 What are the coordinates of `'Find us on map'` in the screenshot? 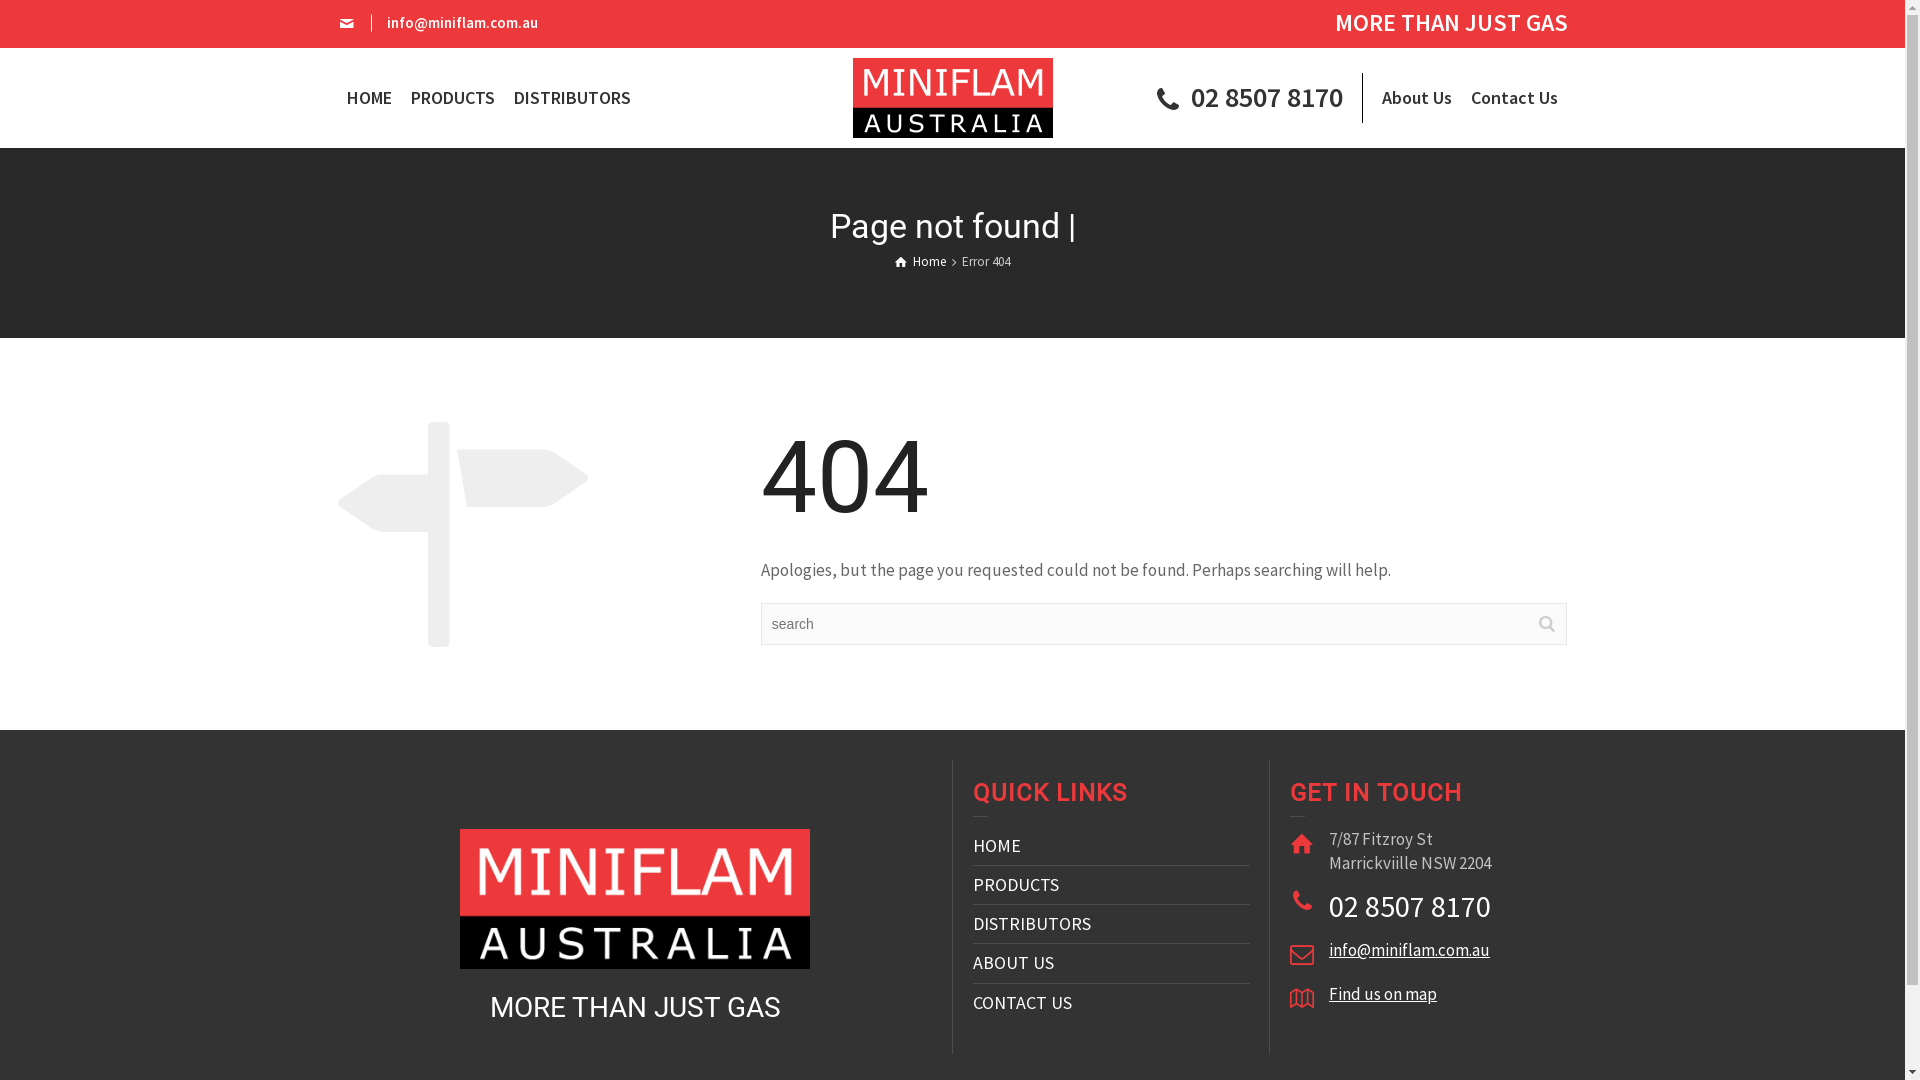 It's located at (1381, 994).